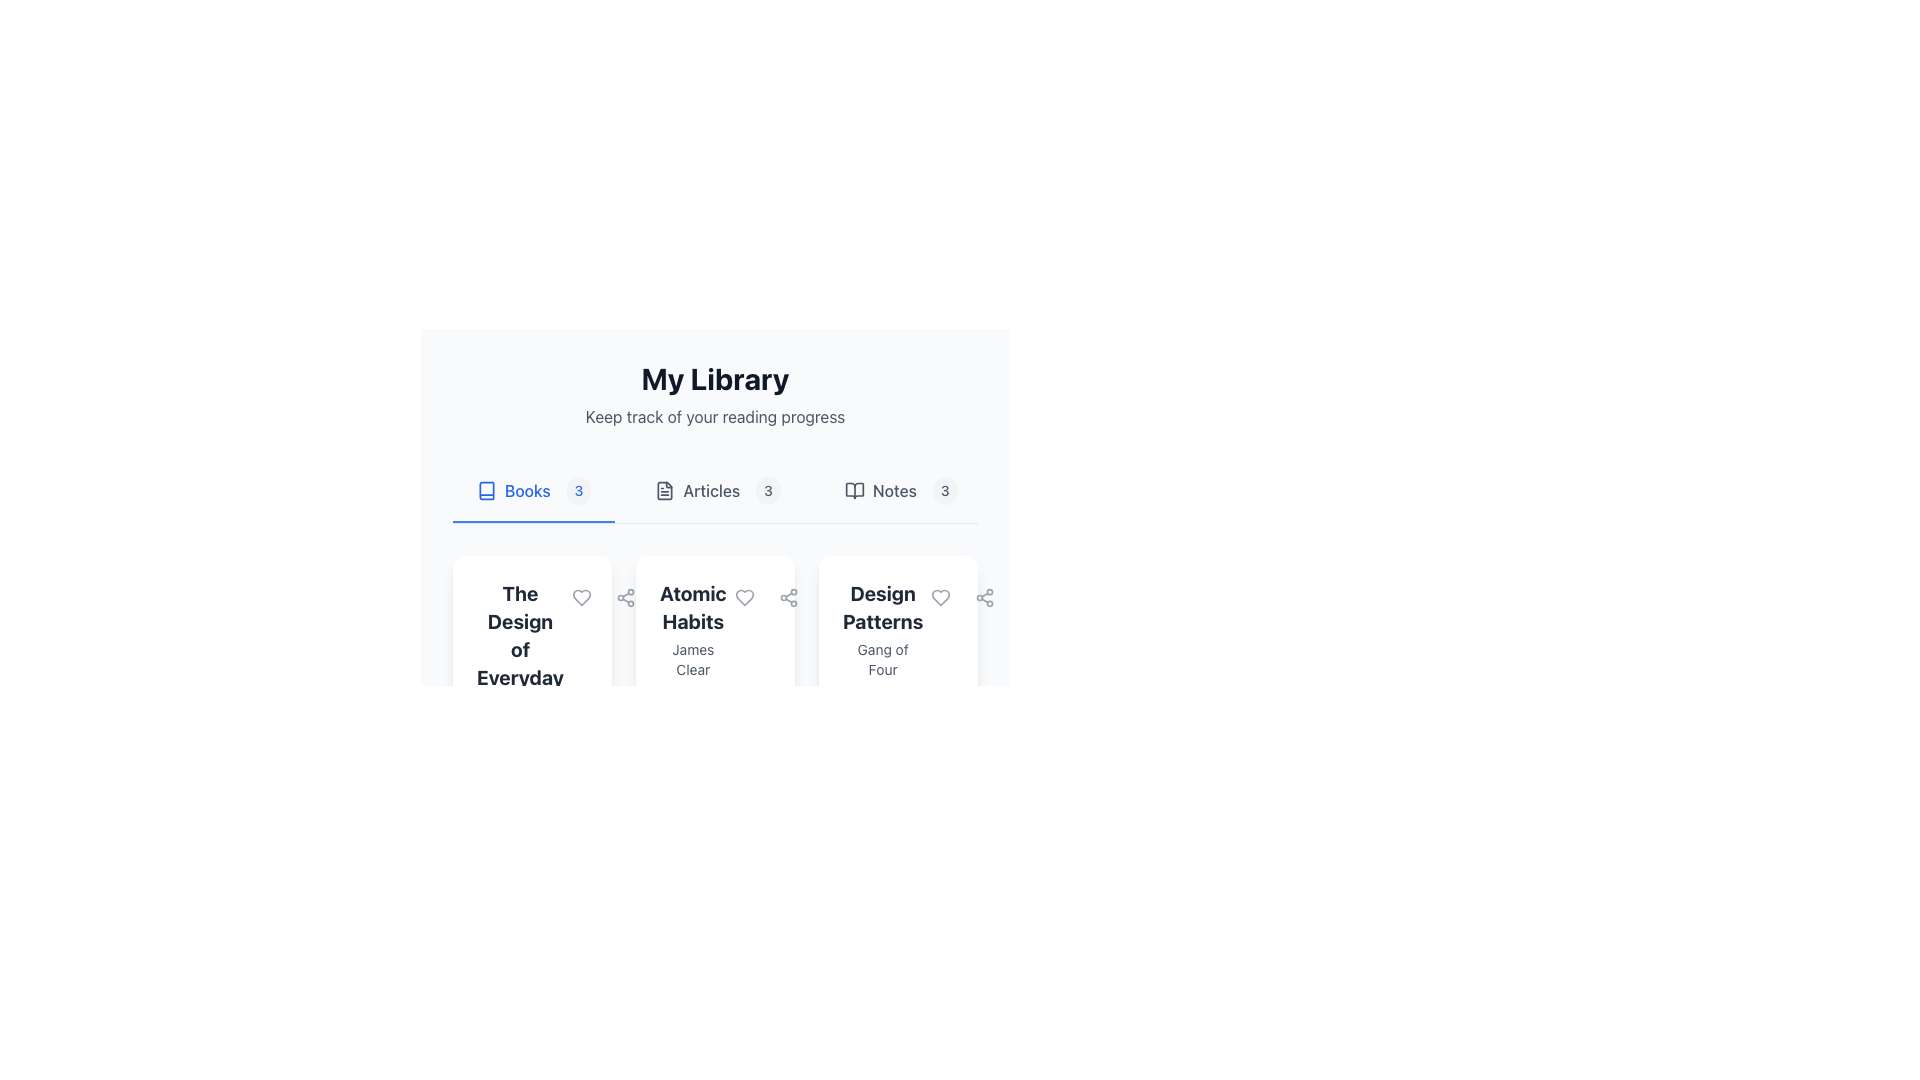 The height and width of the screenshot is (1080, 1920). Describe the element at coordinates (900, 492) in the screenshot. I see `the 'Notes' button, which features an icon of an open book and a badge with the number '3'` at that location.